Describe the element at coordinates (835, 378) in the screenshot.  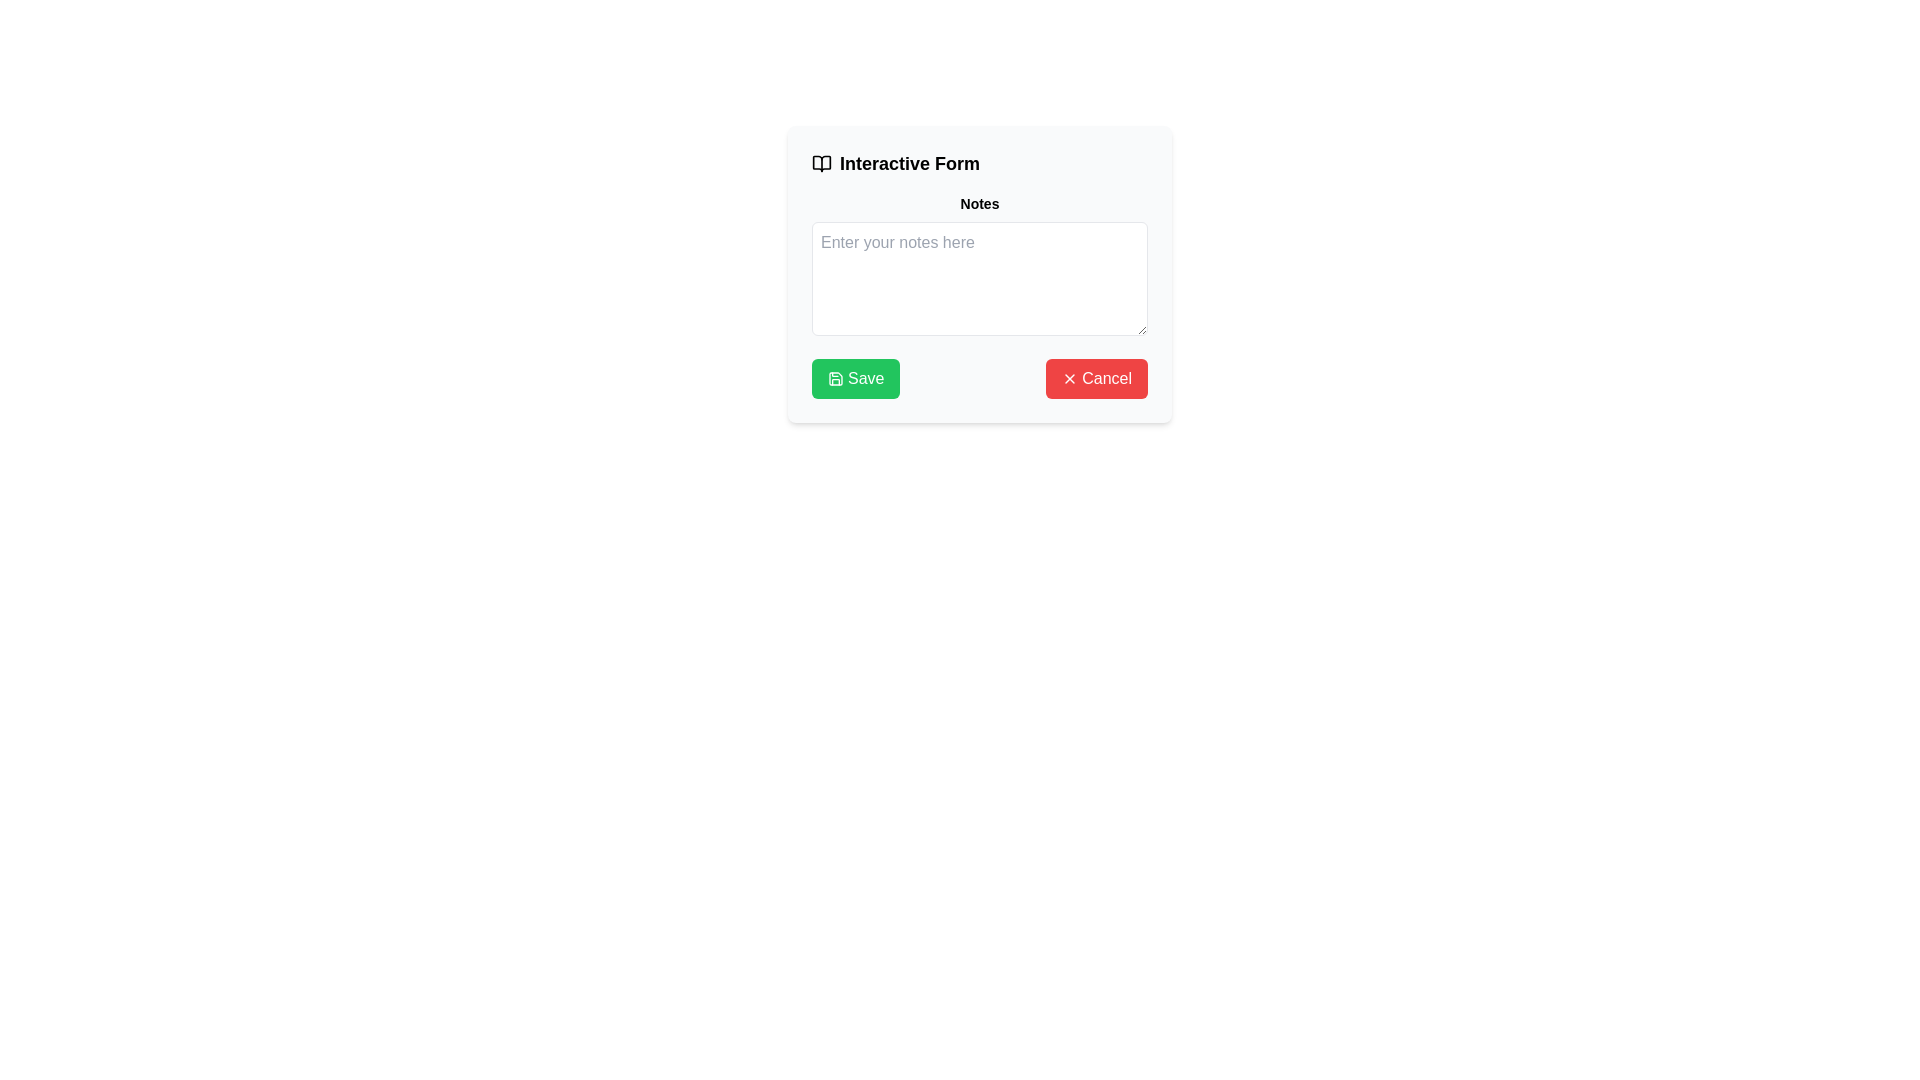
I see `the small green icon resembling a stylized save symbol located next to the text 'Save' within the green button at the bottom left corner of the modal` at that location.